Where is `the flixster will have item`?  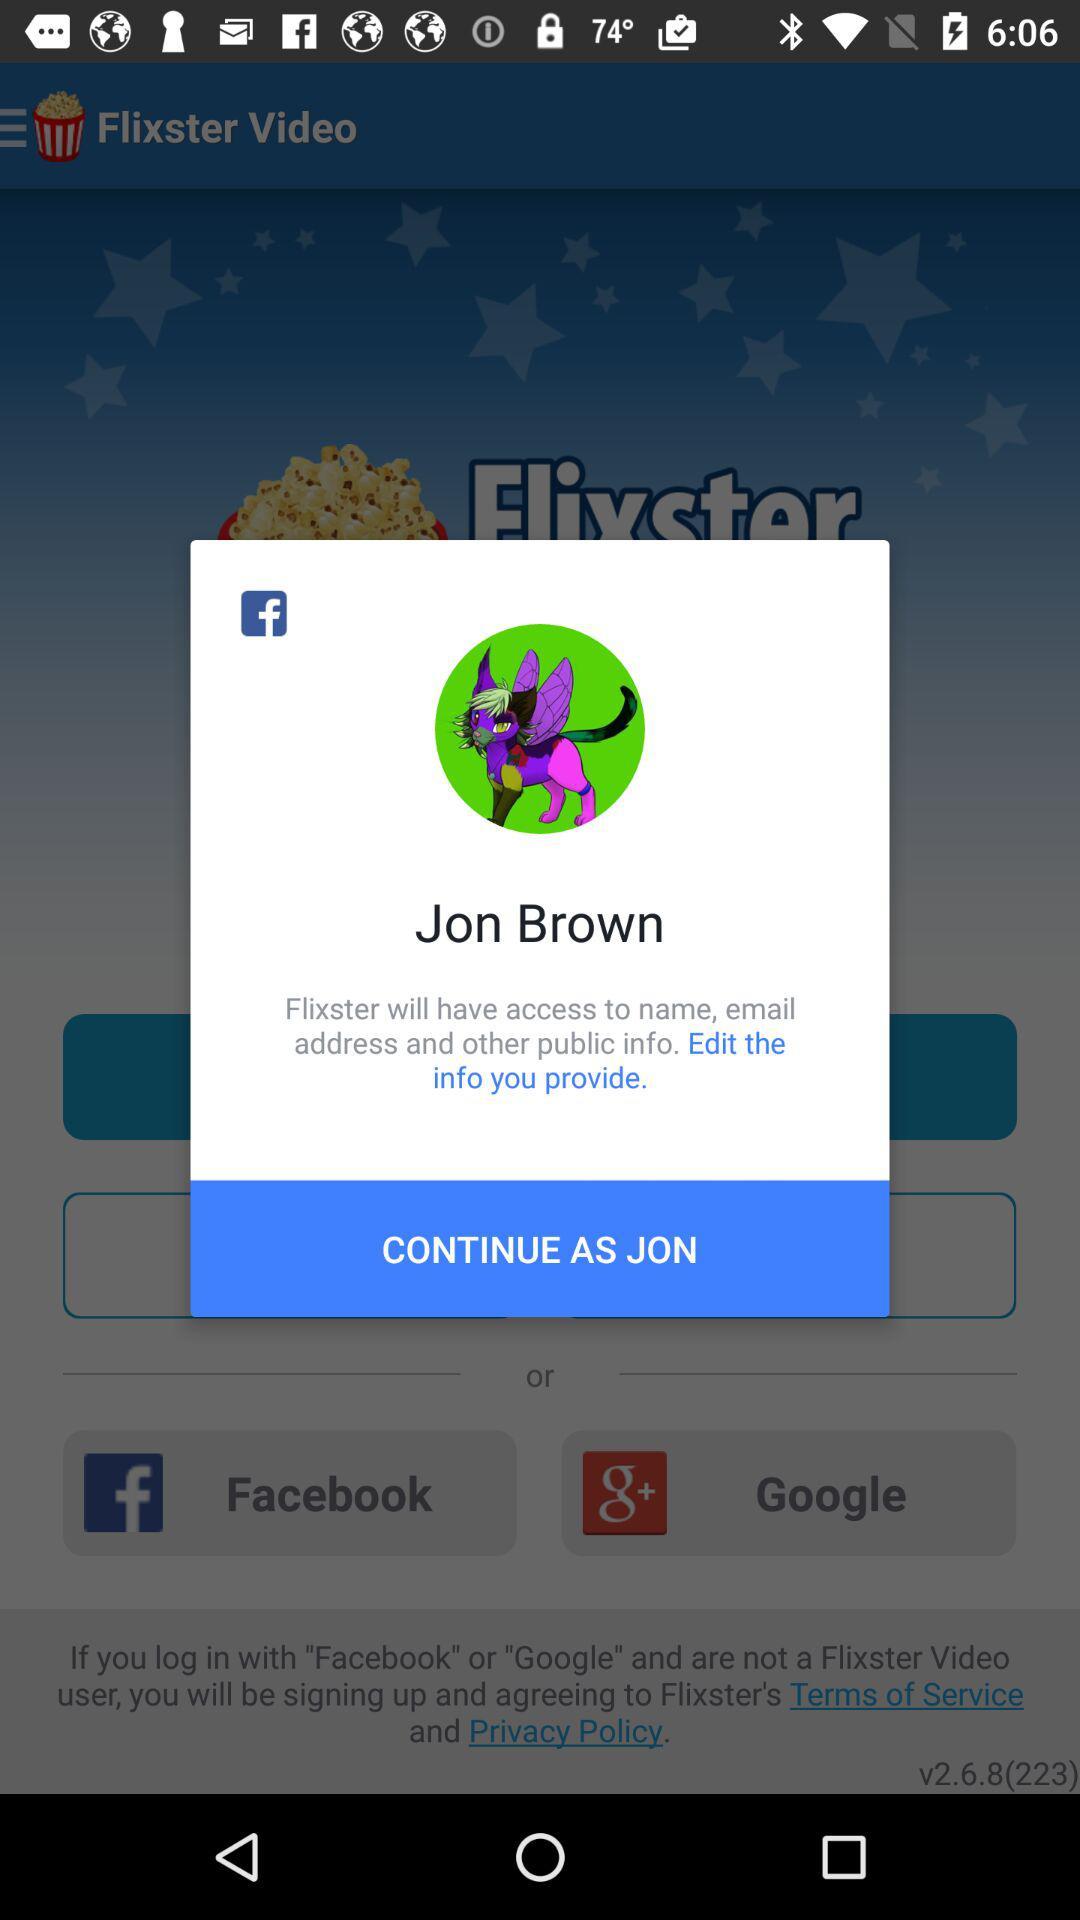
the flixster will have item is located at coordinates (540, 1041).